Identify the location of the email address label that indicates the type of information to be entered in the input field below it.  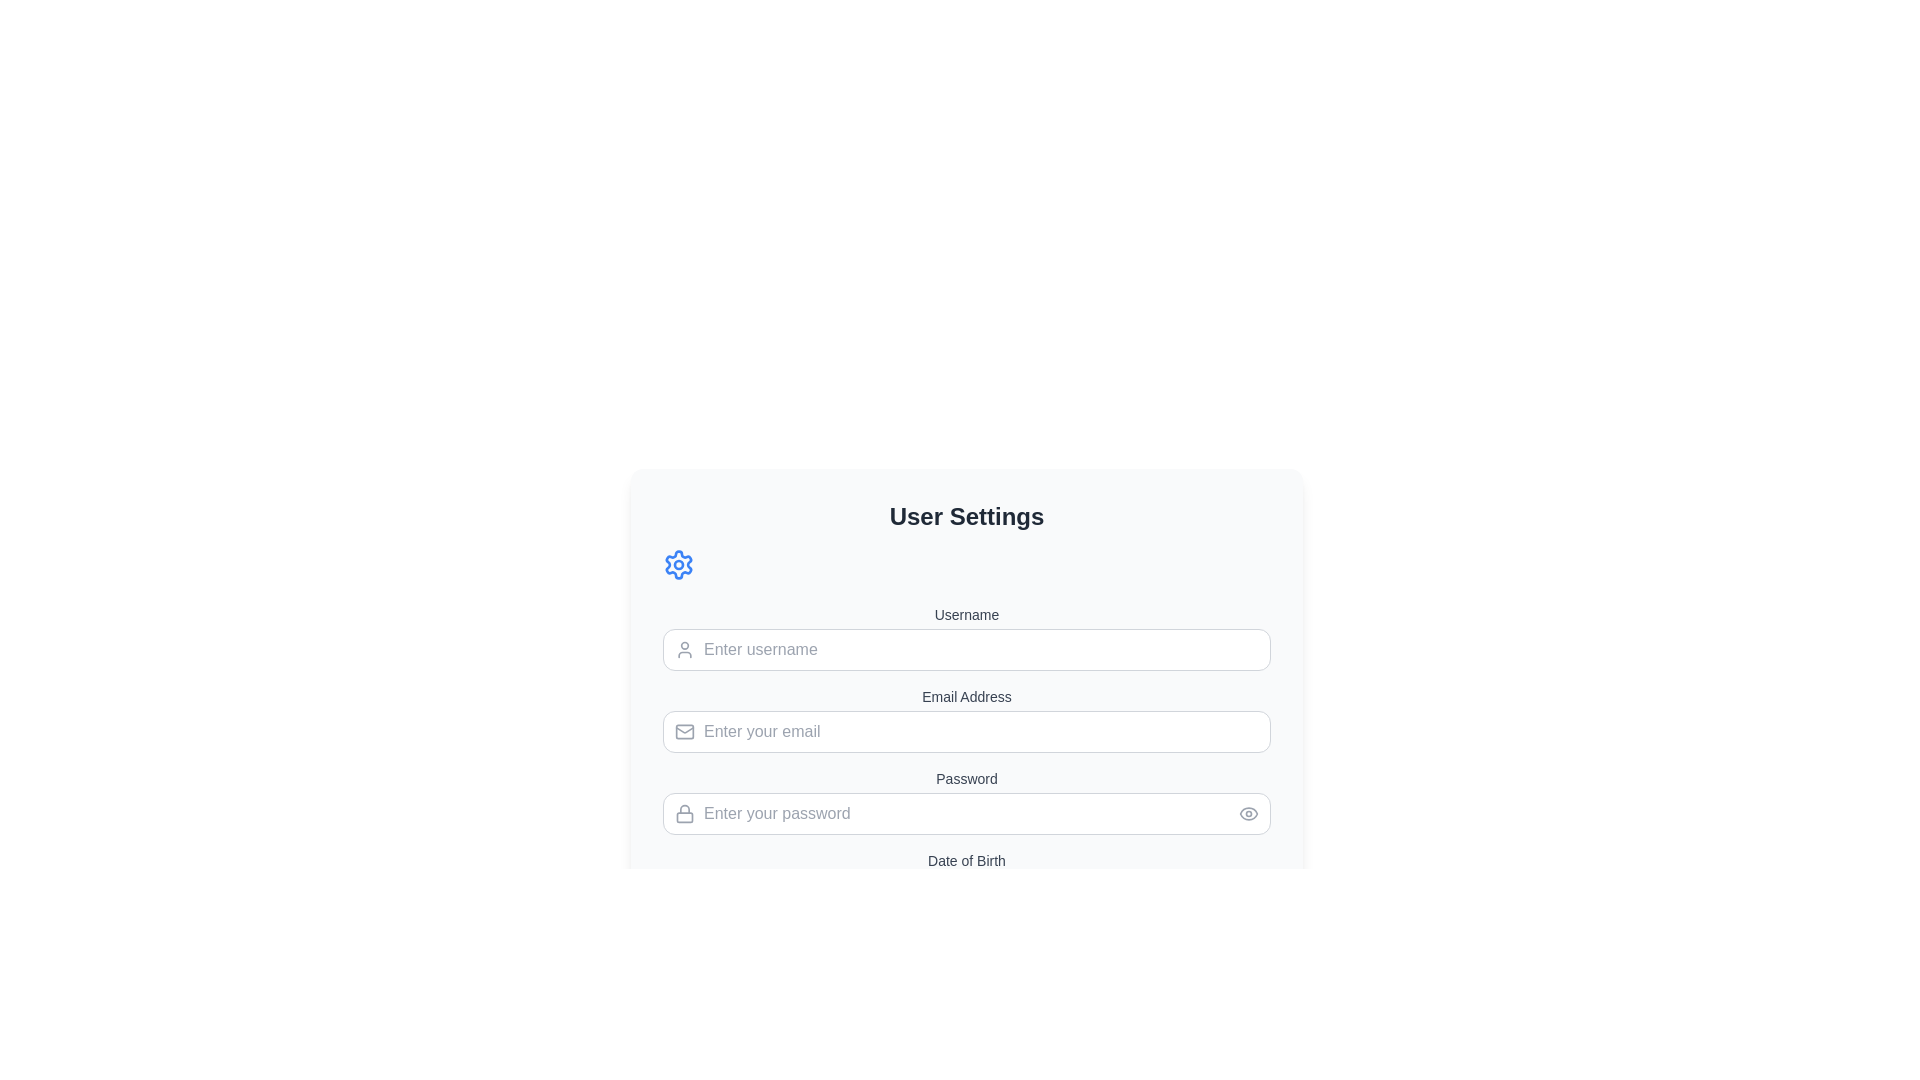
(966, 696).